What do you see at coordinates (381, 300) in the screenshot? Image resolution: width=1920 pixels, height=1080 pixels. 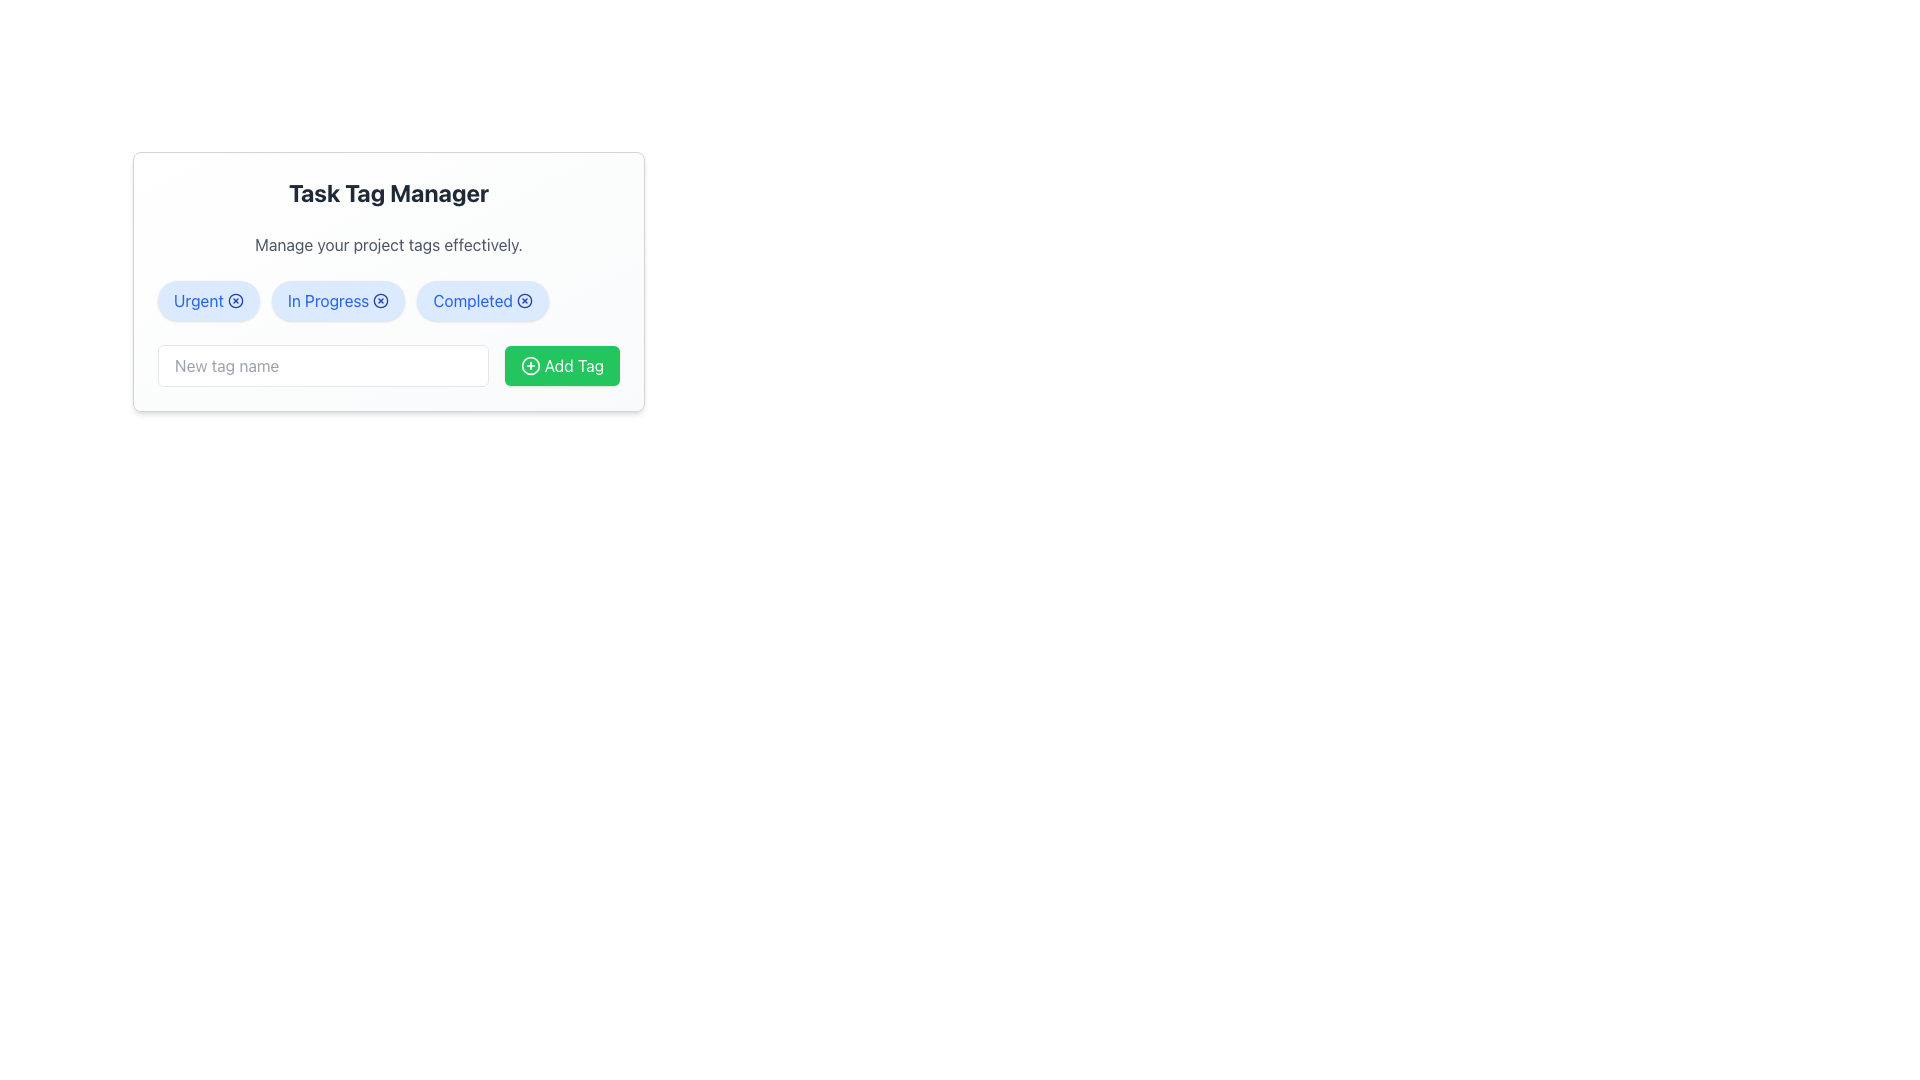 I see `the close button represented by the SVG Circle, which is centrally placed inside the close button icon adjacent to the 'In Progress' tag` at bounding box center [381, 300].